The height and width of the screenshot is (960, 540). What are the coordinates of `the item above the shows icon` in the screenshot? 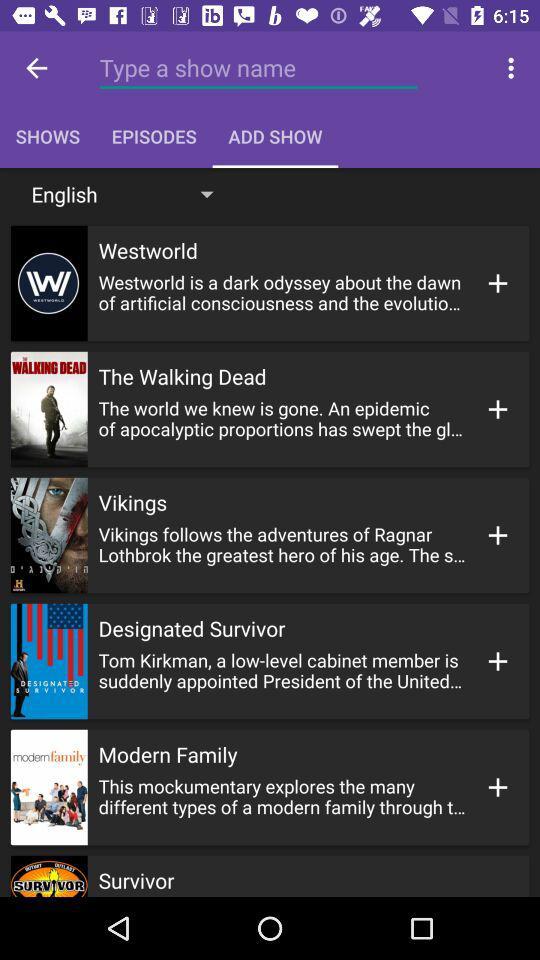 It's located at (258, 68).